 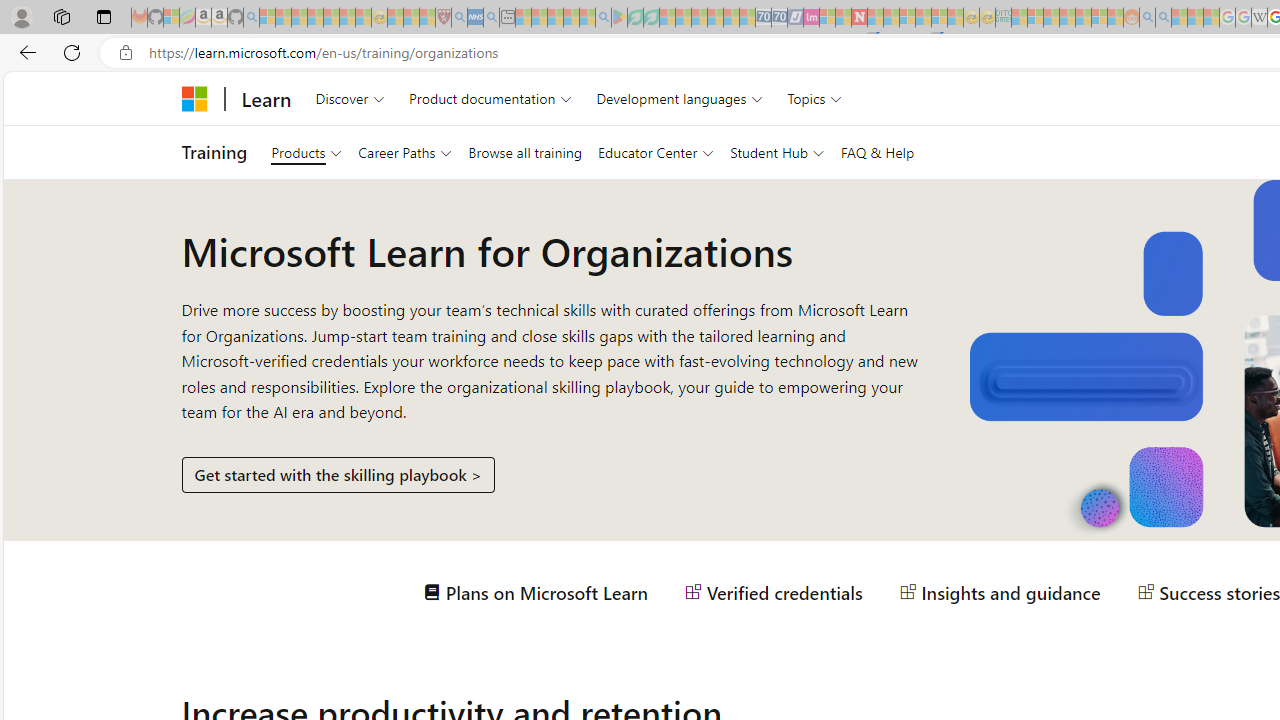 What do you see at coordinates (570, 17) in the screenshot?
I see `'Pets - MSN - Sleeping'` at bounding box center [570, 17].